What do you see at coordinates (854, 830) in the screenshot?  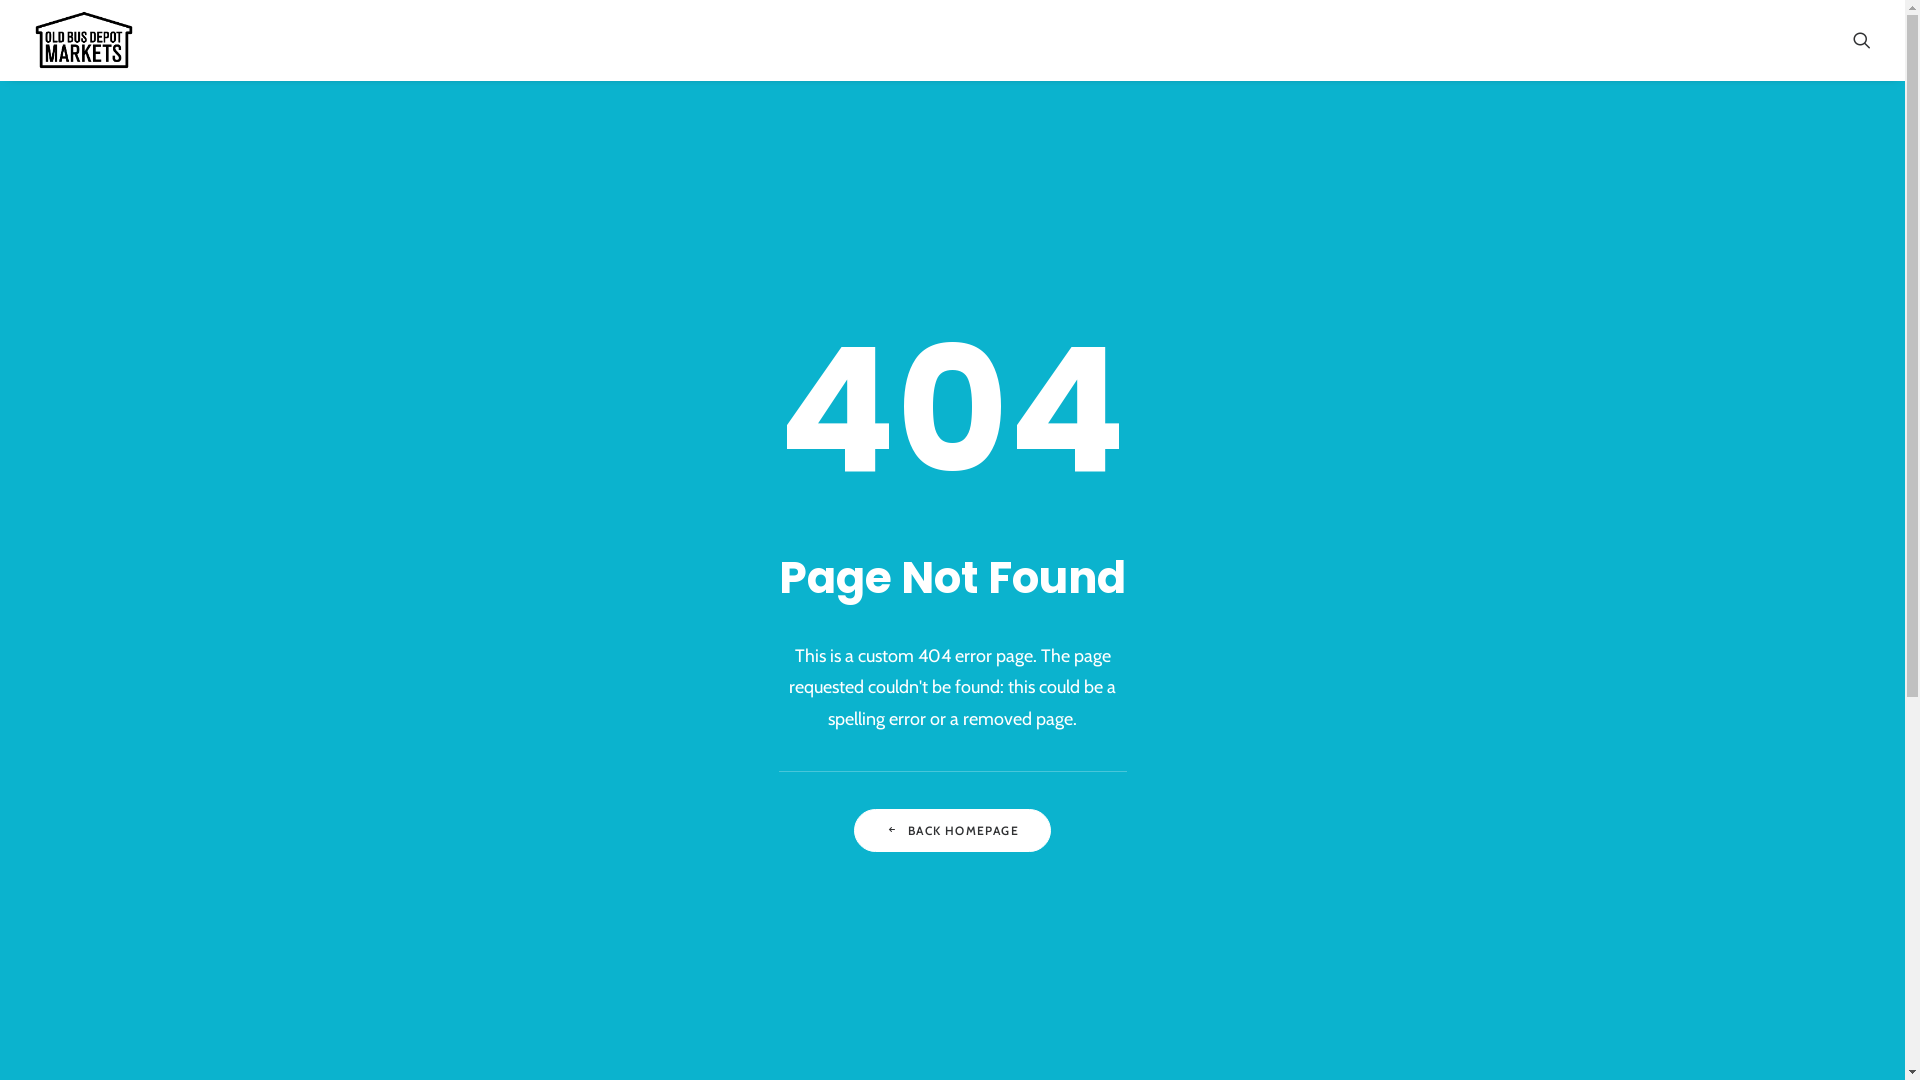 I see `'BACK HOMEPAGE'` at bounding box center [854, 830].